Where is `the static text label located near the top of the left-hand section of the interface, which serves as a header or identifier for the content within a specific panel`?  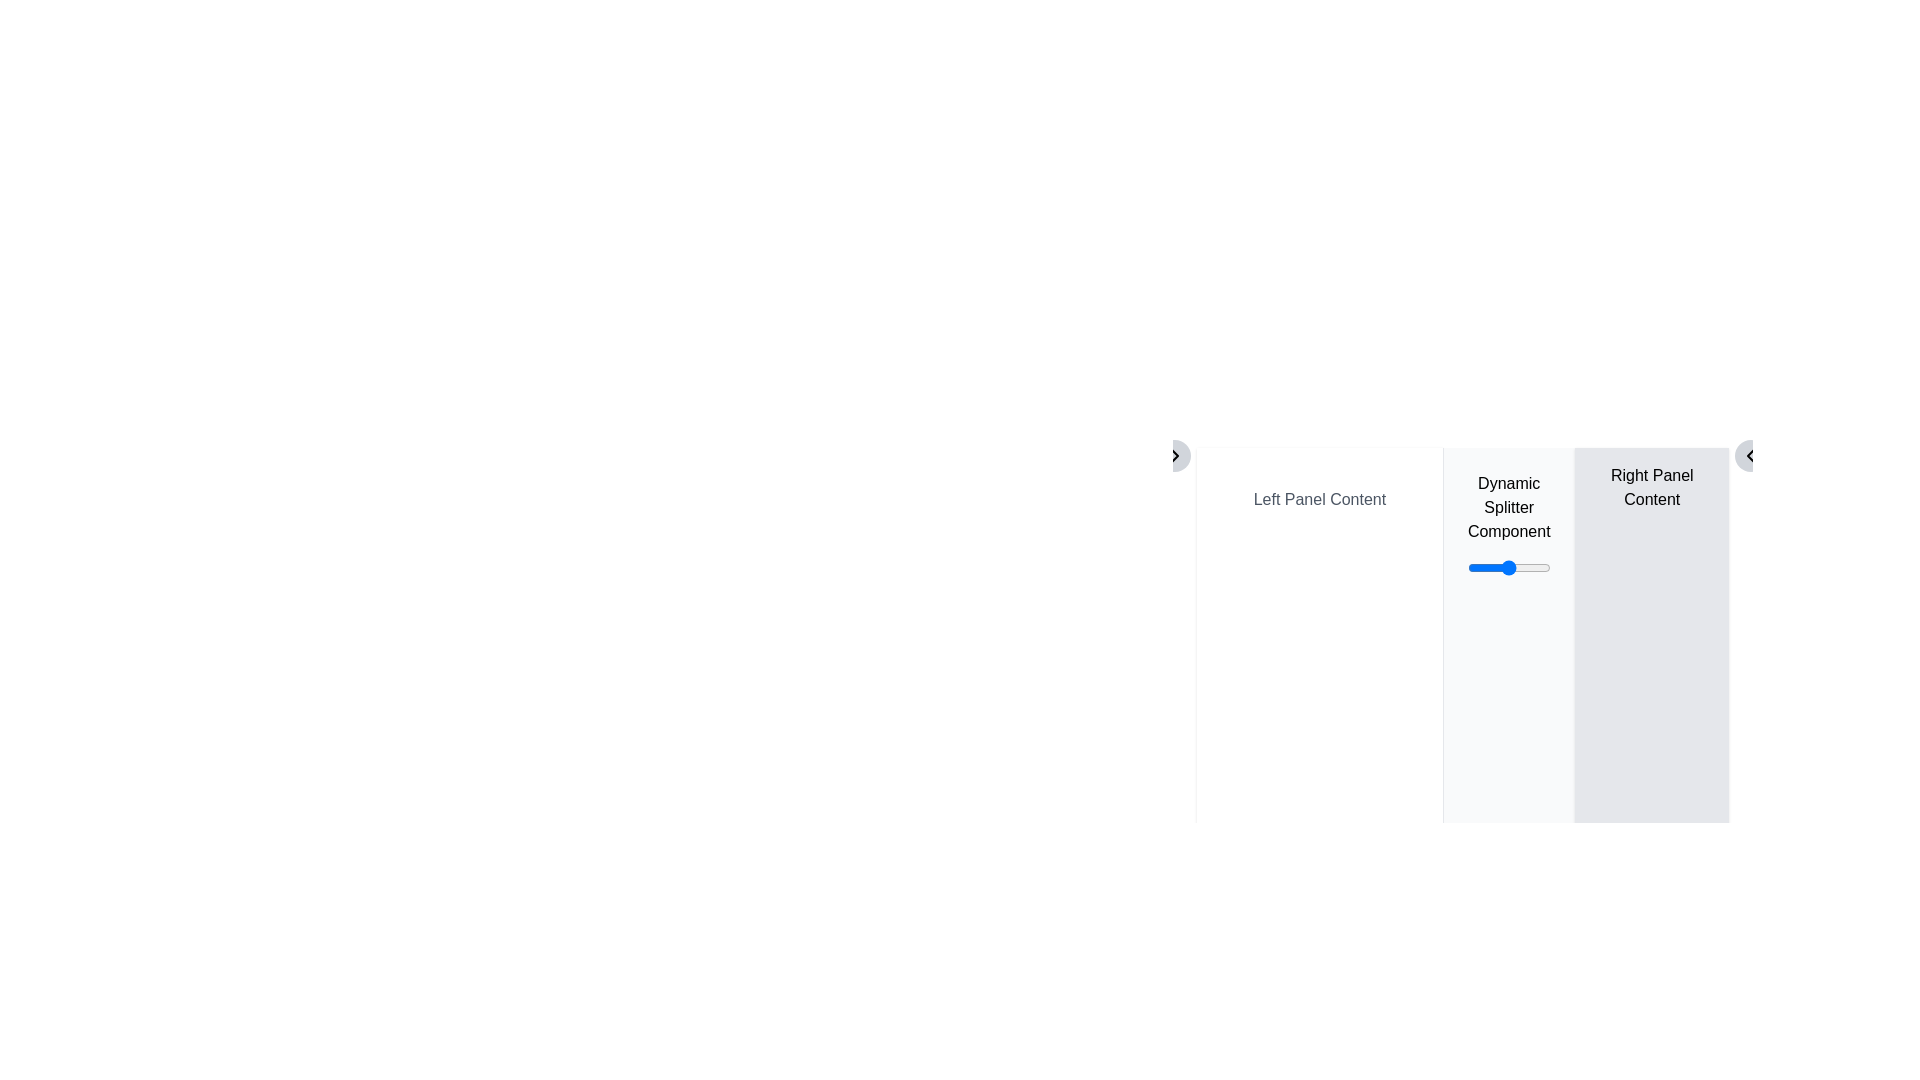
the static text label located near the top of the left-hand section of the interface, which serves as a header or identifier for the content within a specific panel is located at coordinates (1320, 499).